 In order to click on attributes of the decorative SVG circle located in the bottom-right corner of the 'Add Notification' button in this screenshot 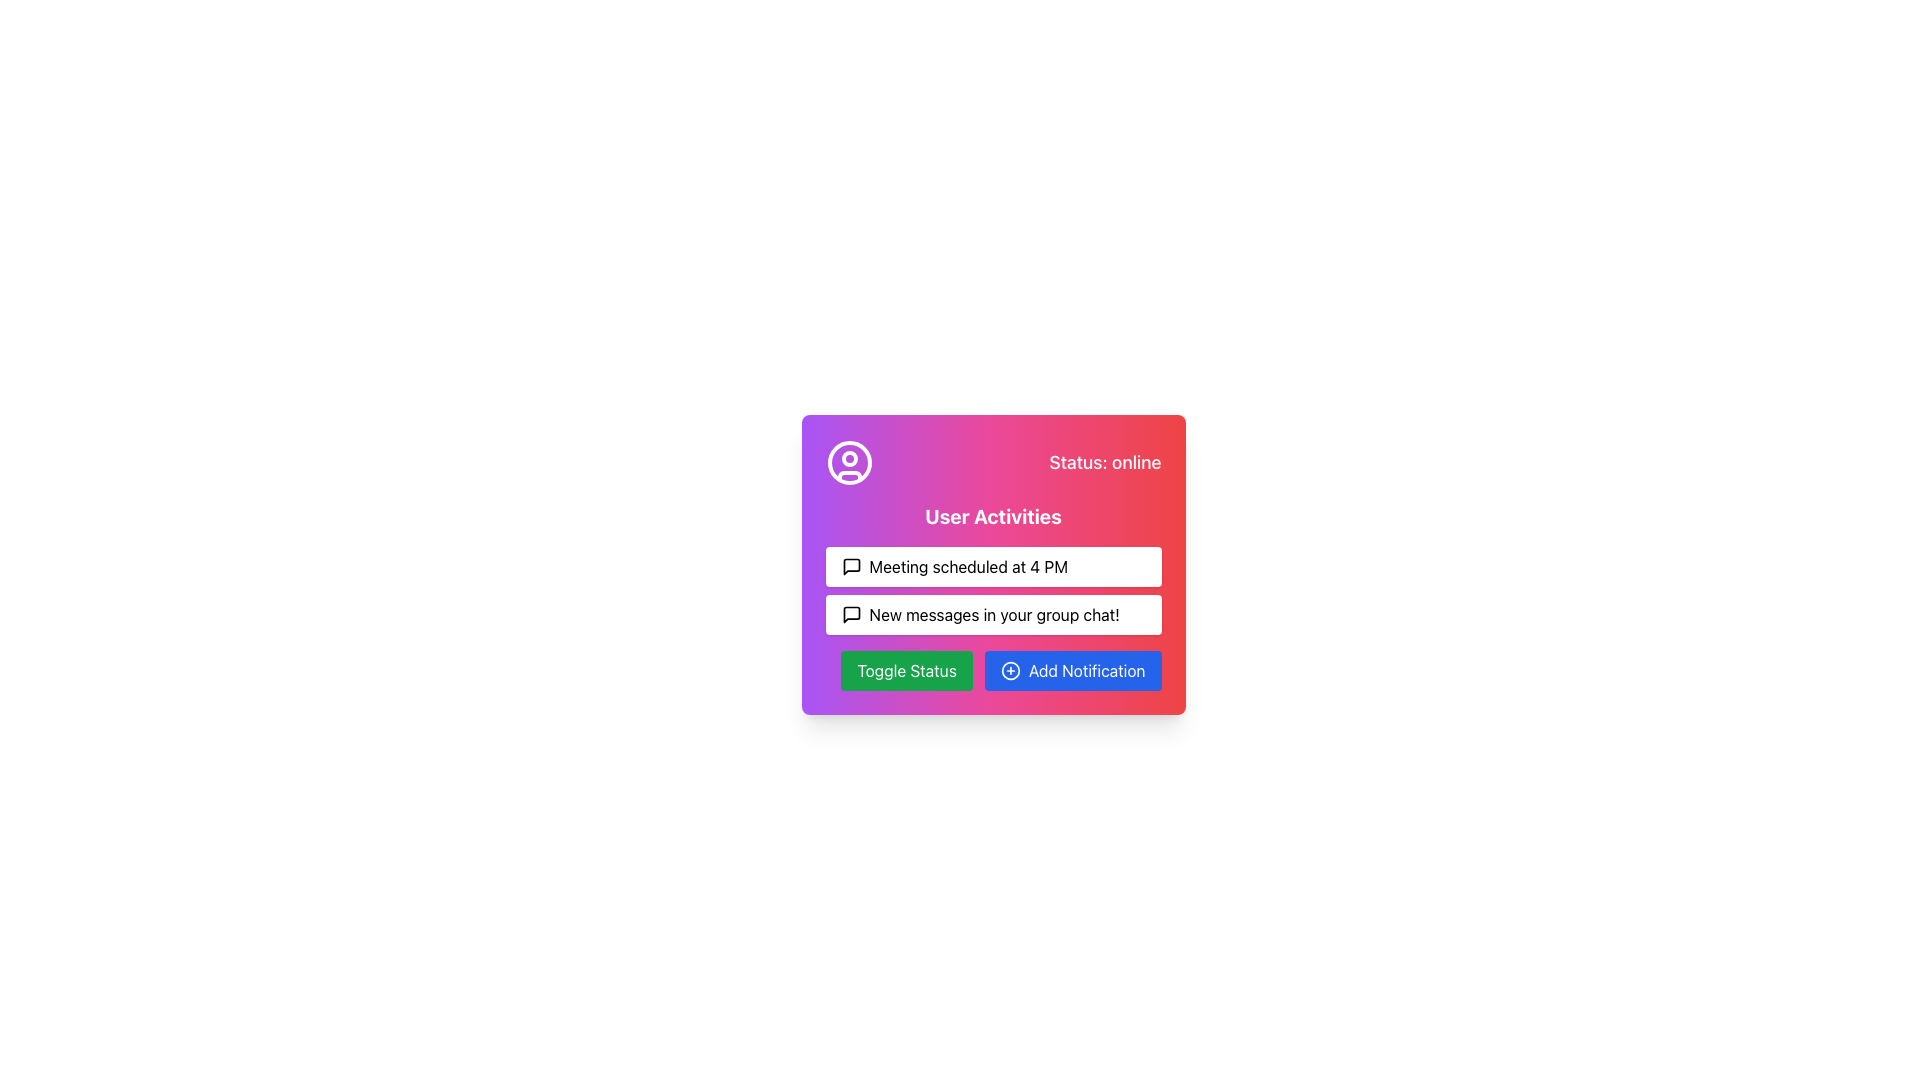, I will do `click(1010, 671)`.